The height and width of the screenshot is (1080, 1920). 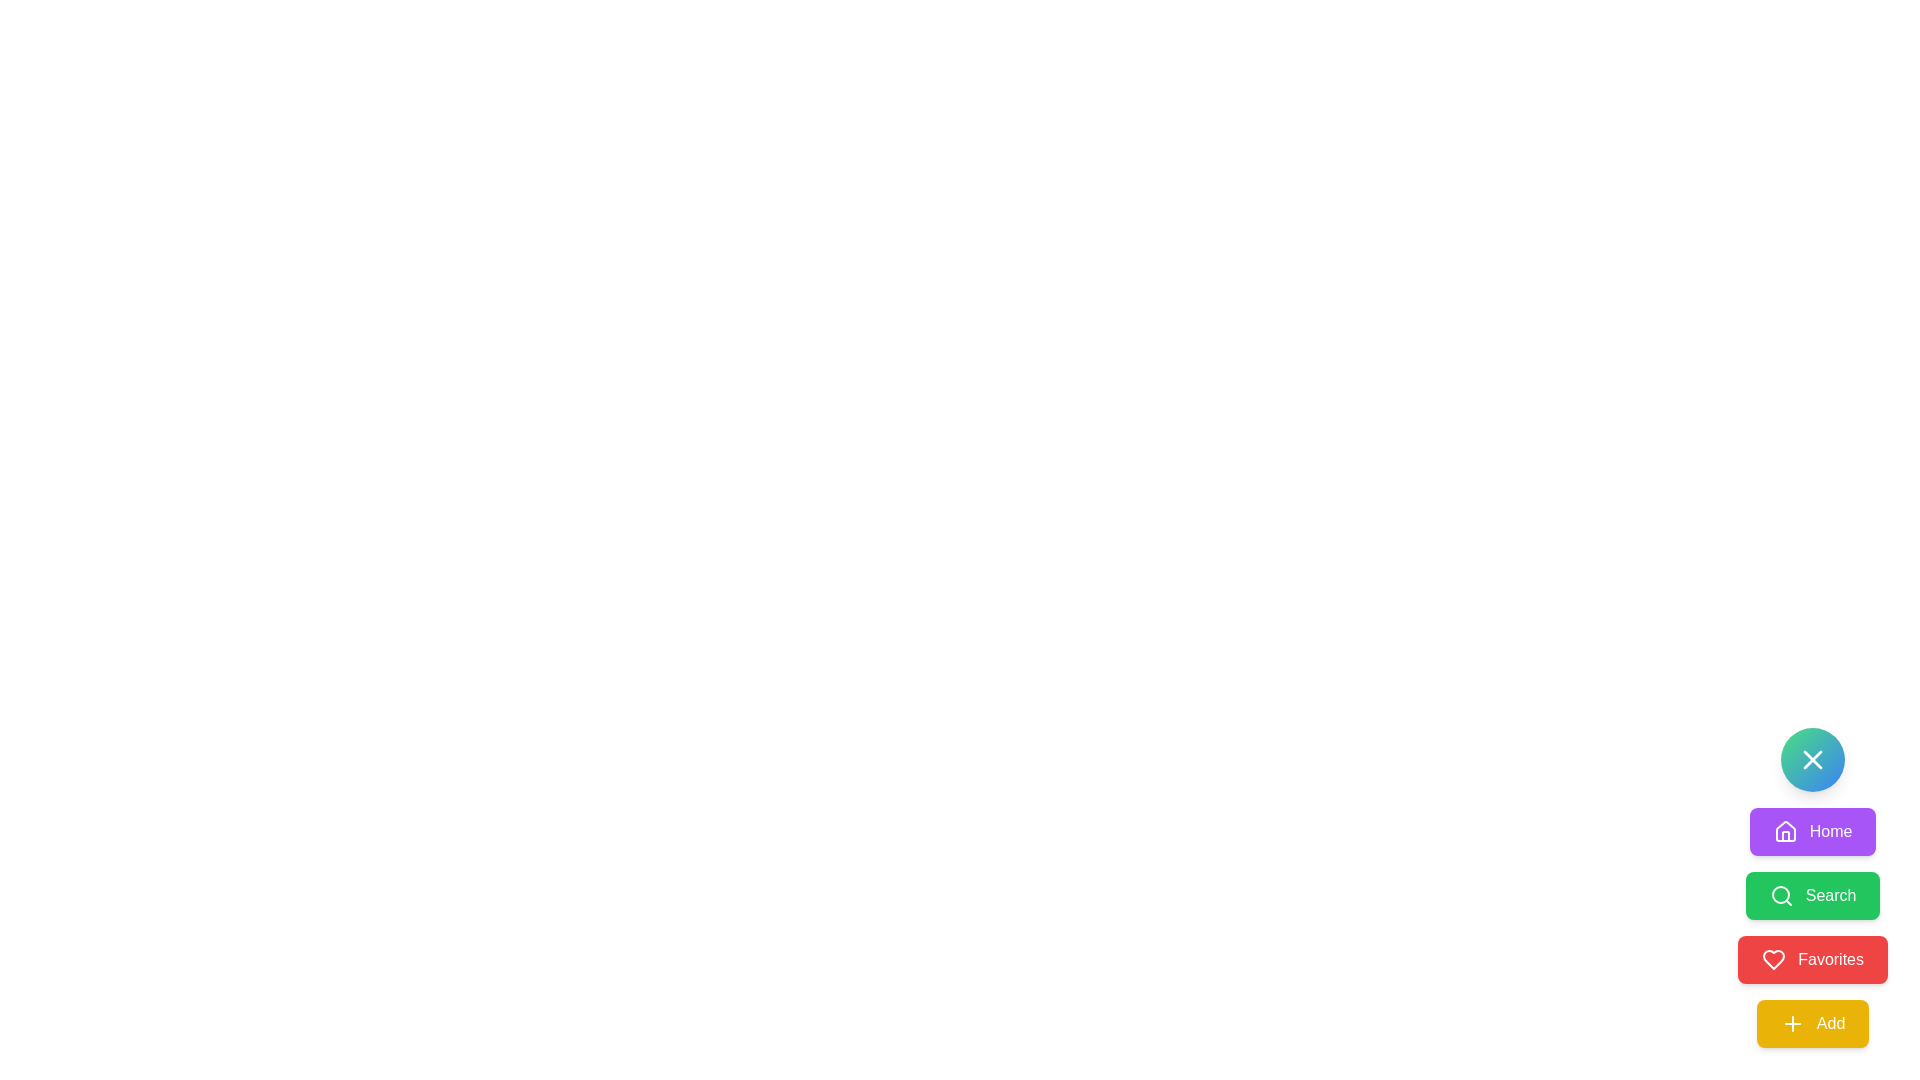 What do you see at coordinates (1813, 759) in the screenshot?
I see `the round button with a gradient background and a white 'X' icon, located at the bottom-right corner of the interface, above the buttons labeled 'Home', 'Search', 'Favorites', and 'Add'` at bounding box center [1813, 759].